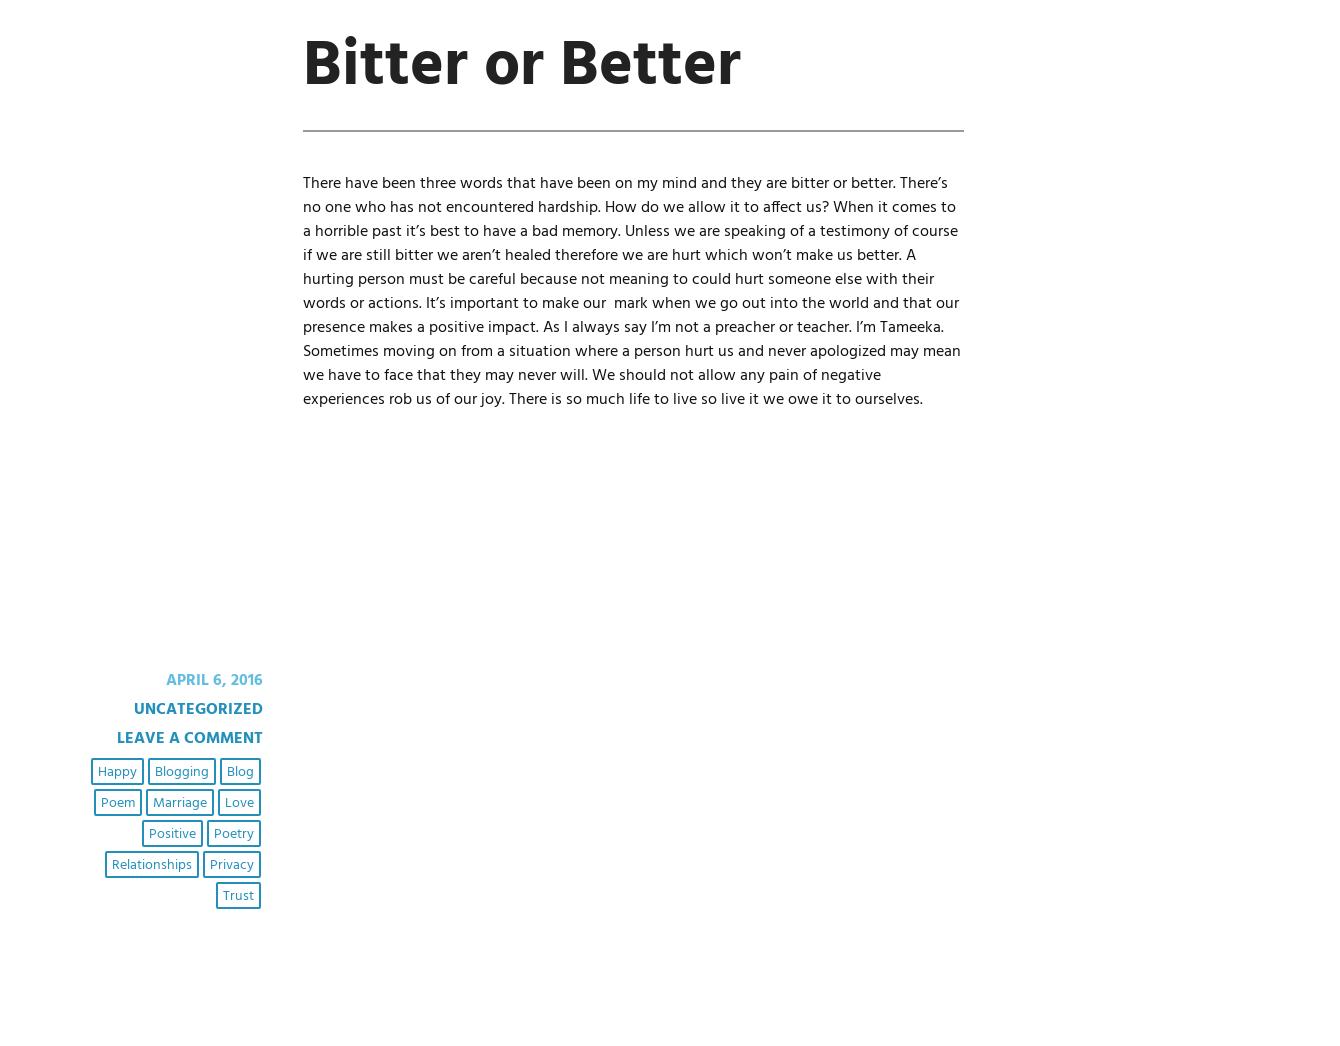  Describe the element at coordinates (133, 708) in the screenshot. I see `'Uncategorized'` at that location.